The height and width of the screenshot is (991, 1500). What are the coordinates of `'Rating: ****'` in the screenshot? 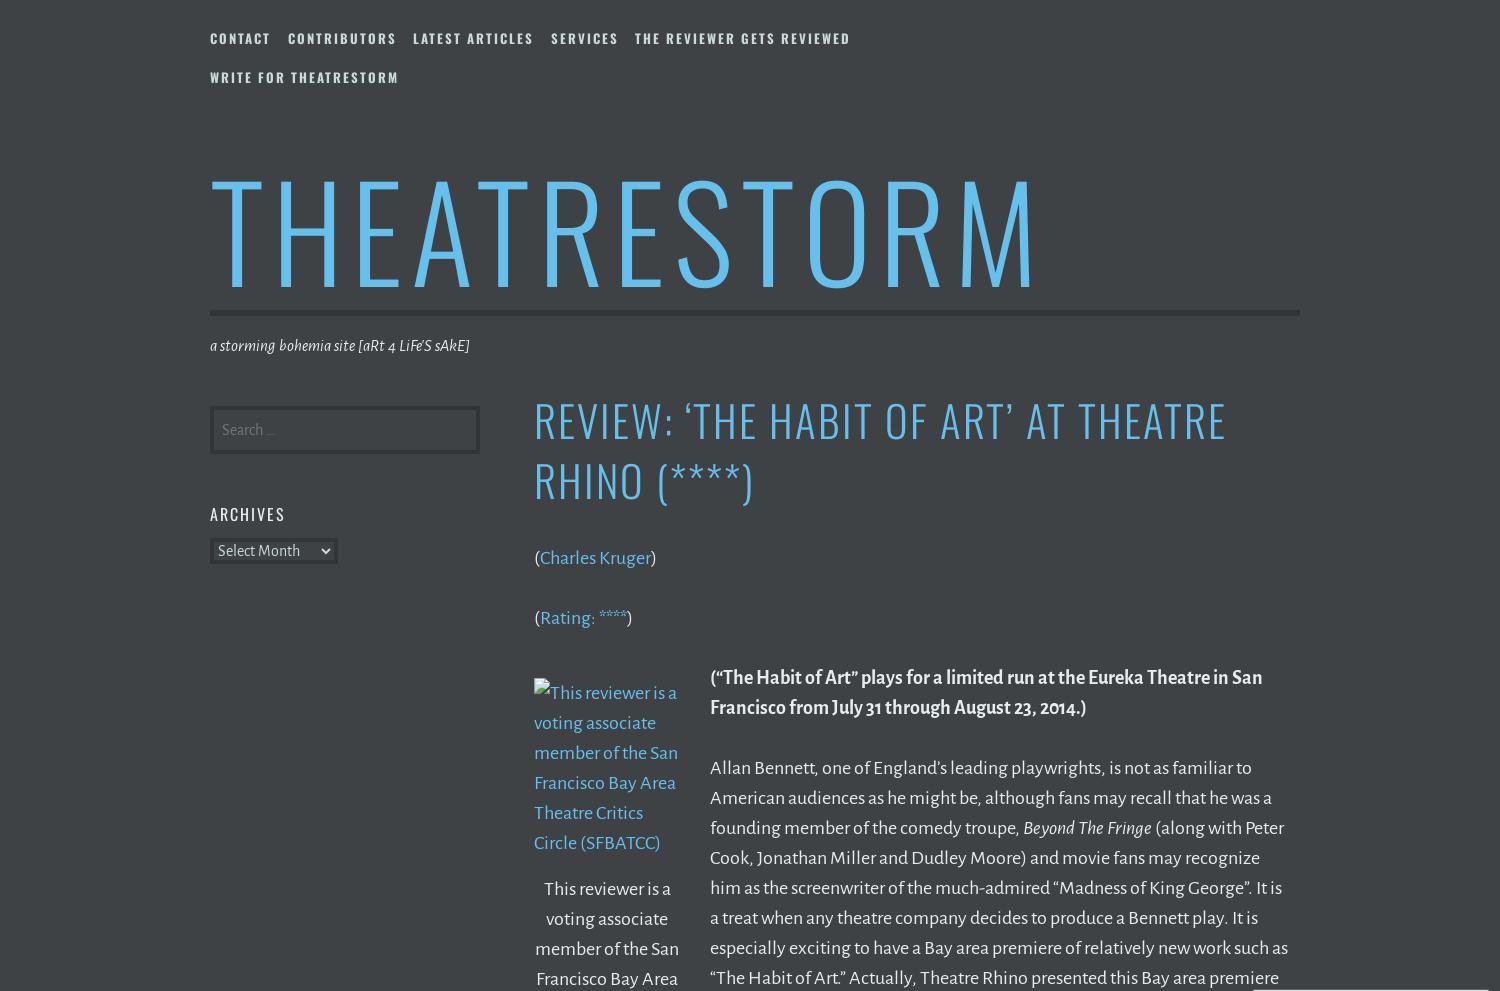 It's located at (540, 616).